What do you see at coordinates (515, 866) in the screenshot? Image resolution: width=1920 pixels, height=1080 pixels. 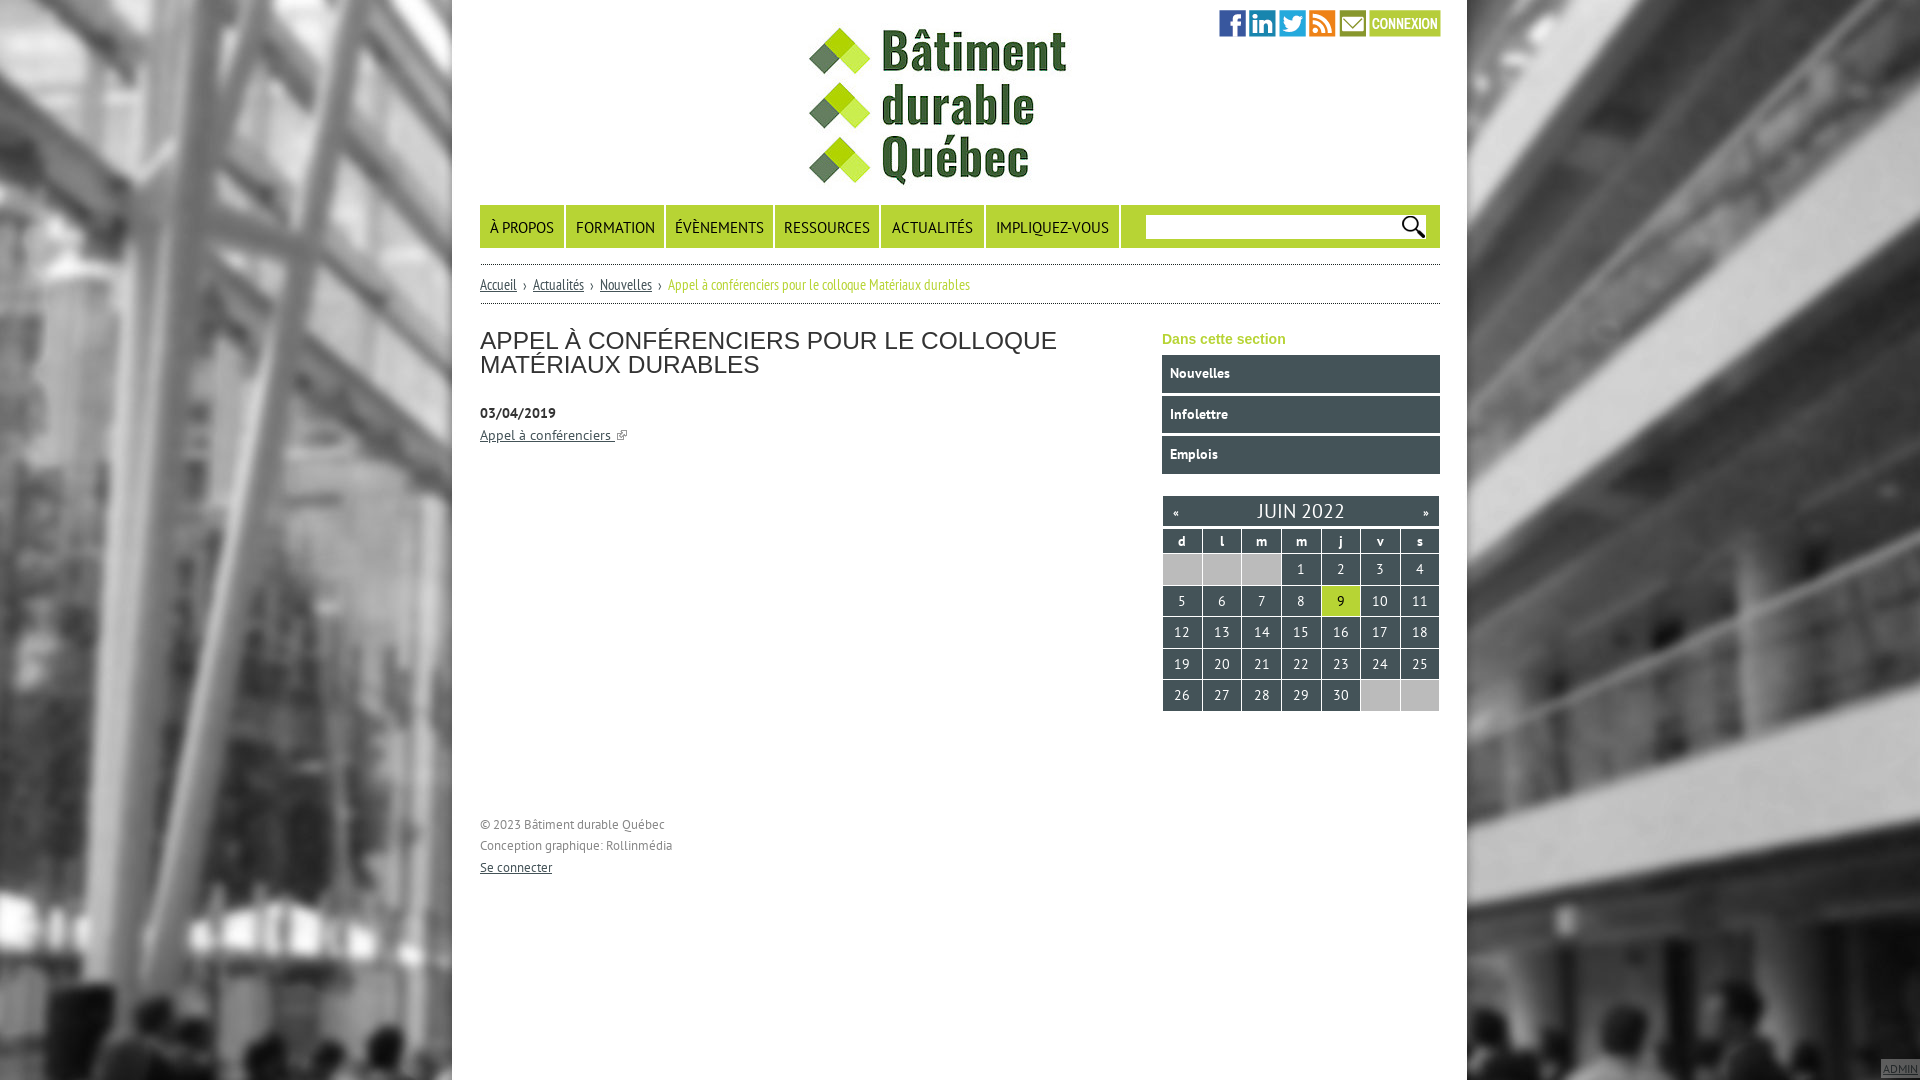 I see `'Se connecter'` at bounding box center [515, 866].